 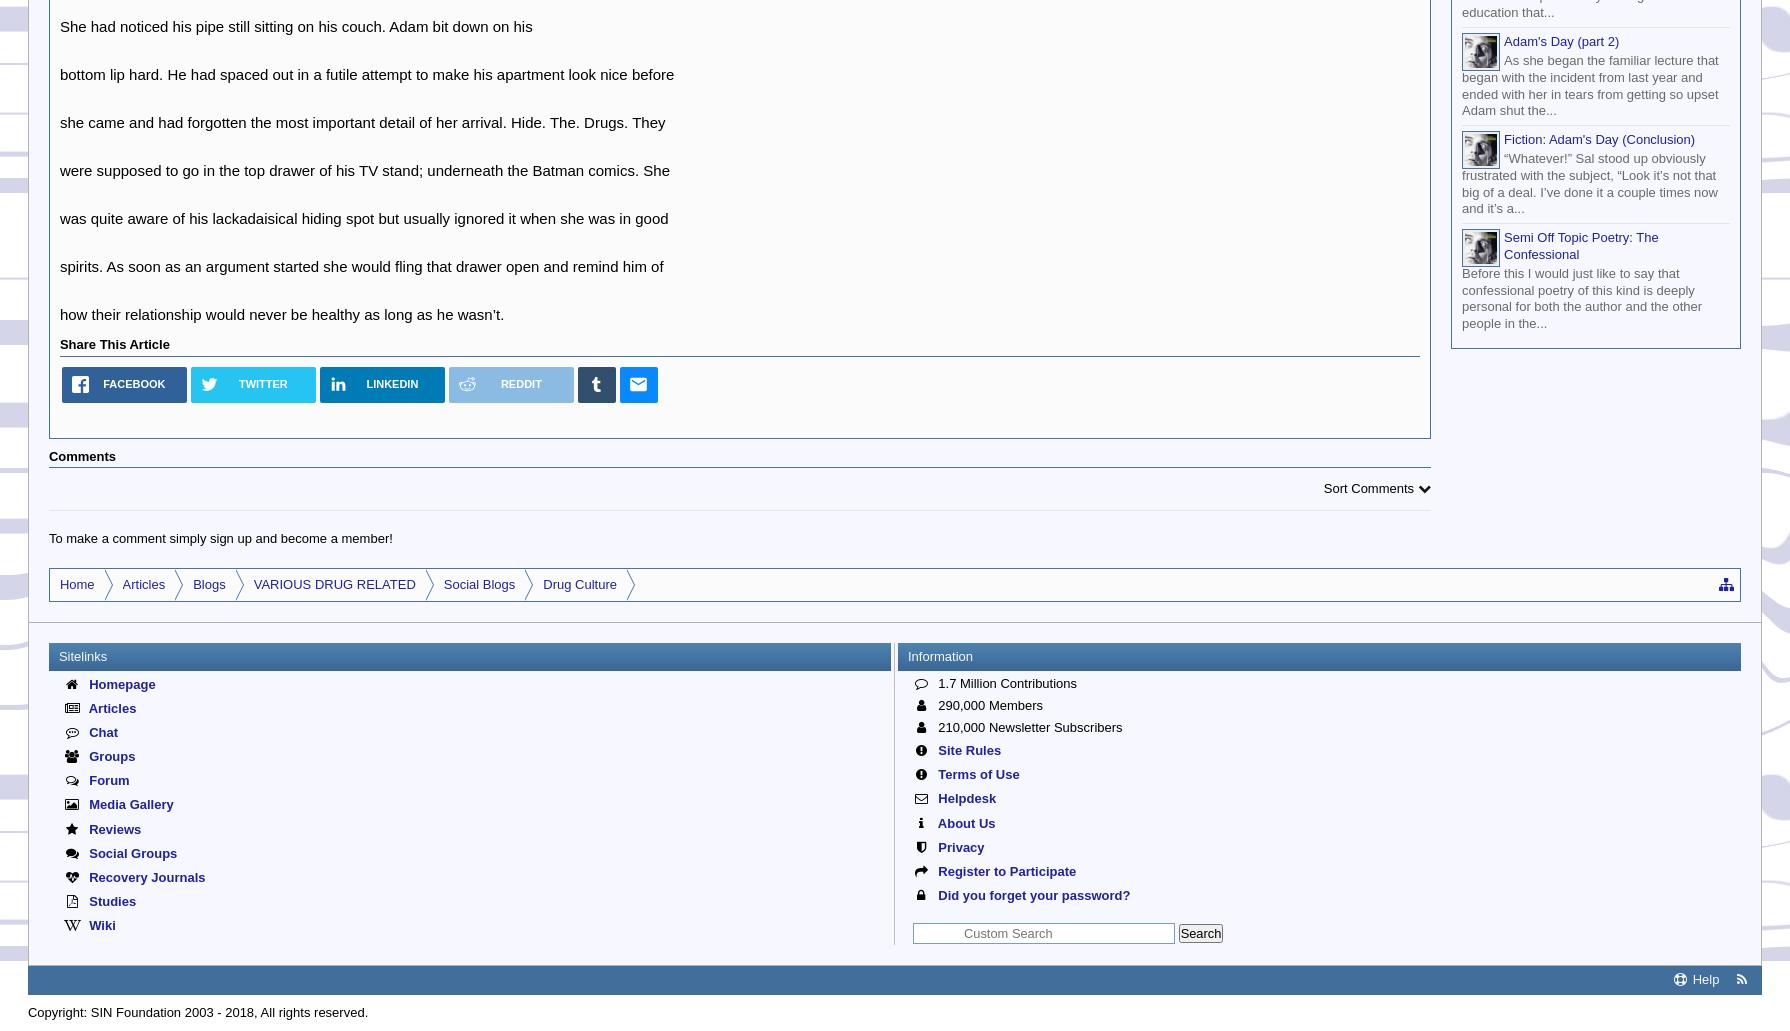 What do you see at coordinates (100, 924) in the screenshot?
I see `'Wiki'` at bounding box center [100, 924].